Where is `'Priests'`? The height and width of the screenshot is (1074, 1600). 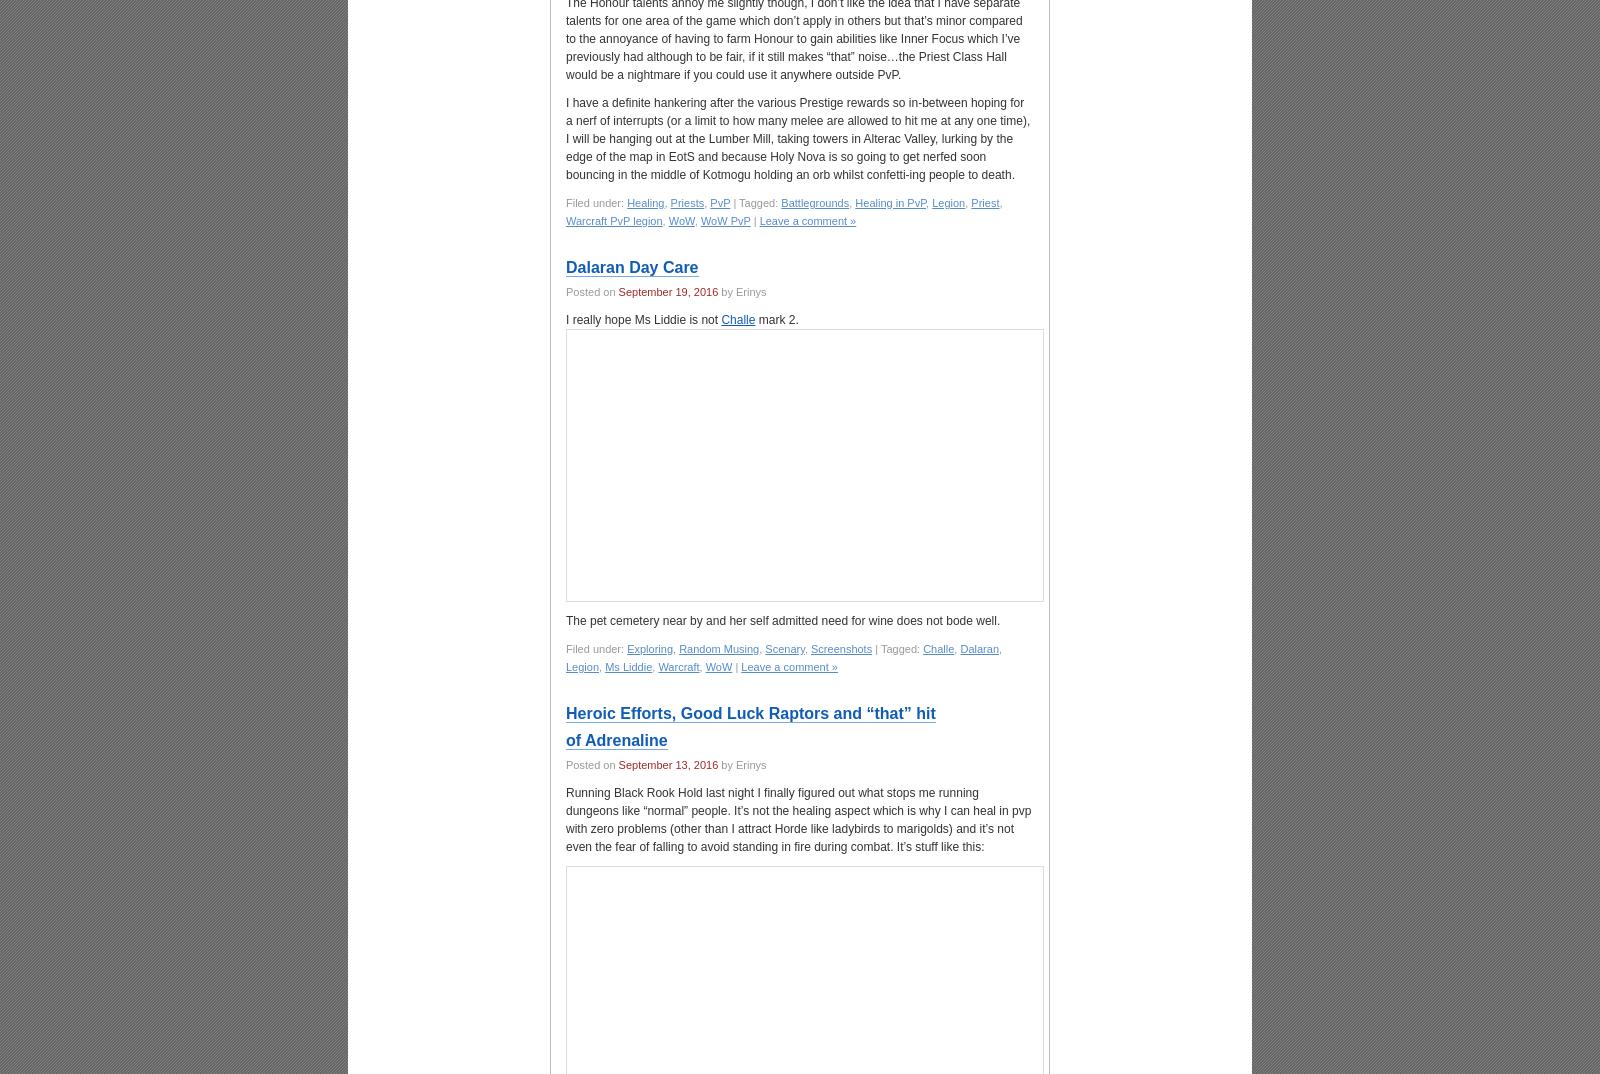
'Priests' is located at coordinates (687, 202).